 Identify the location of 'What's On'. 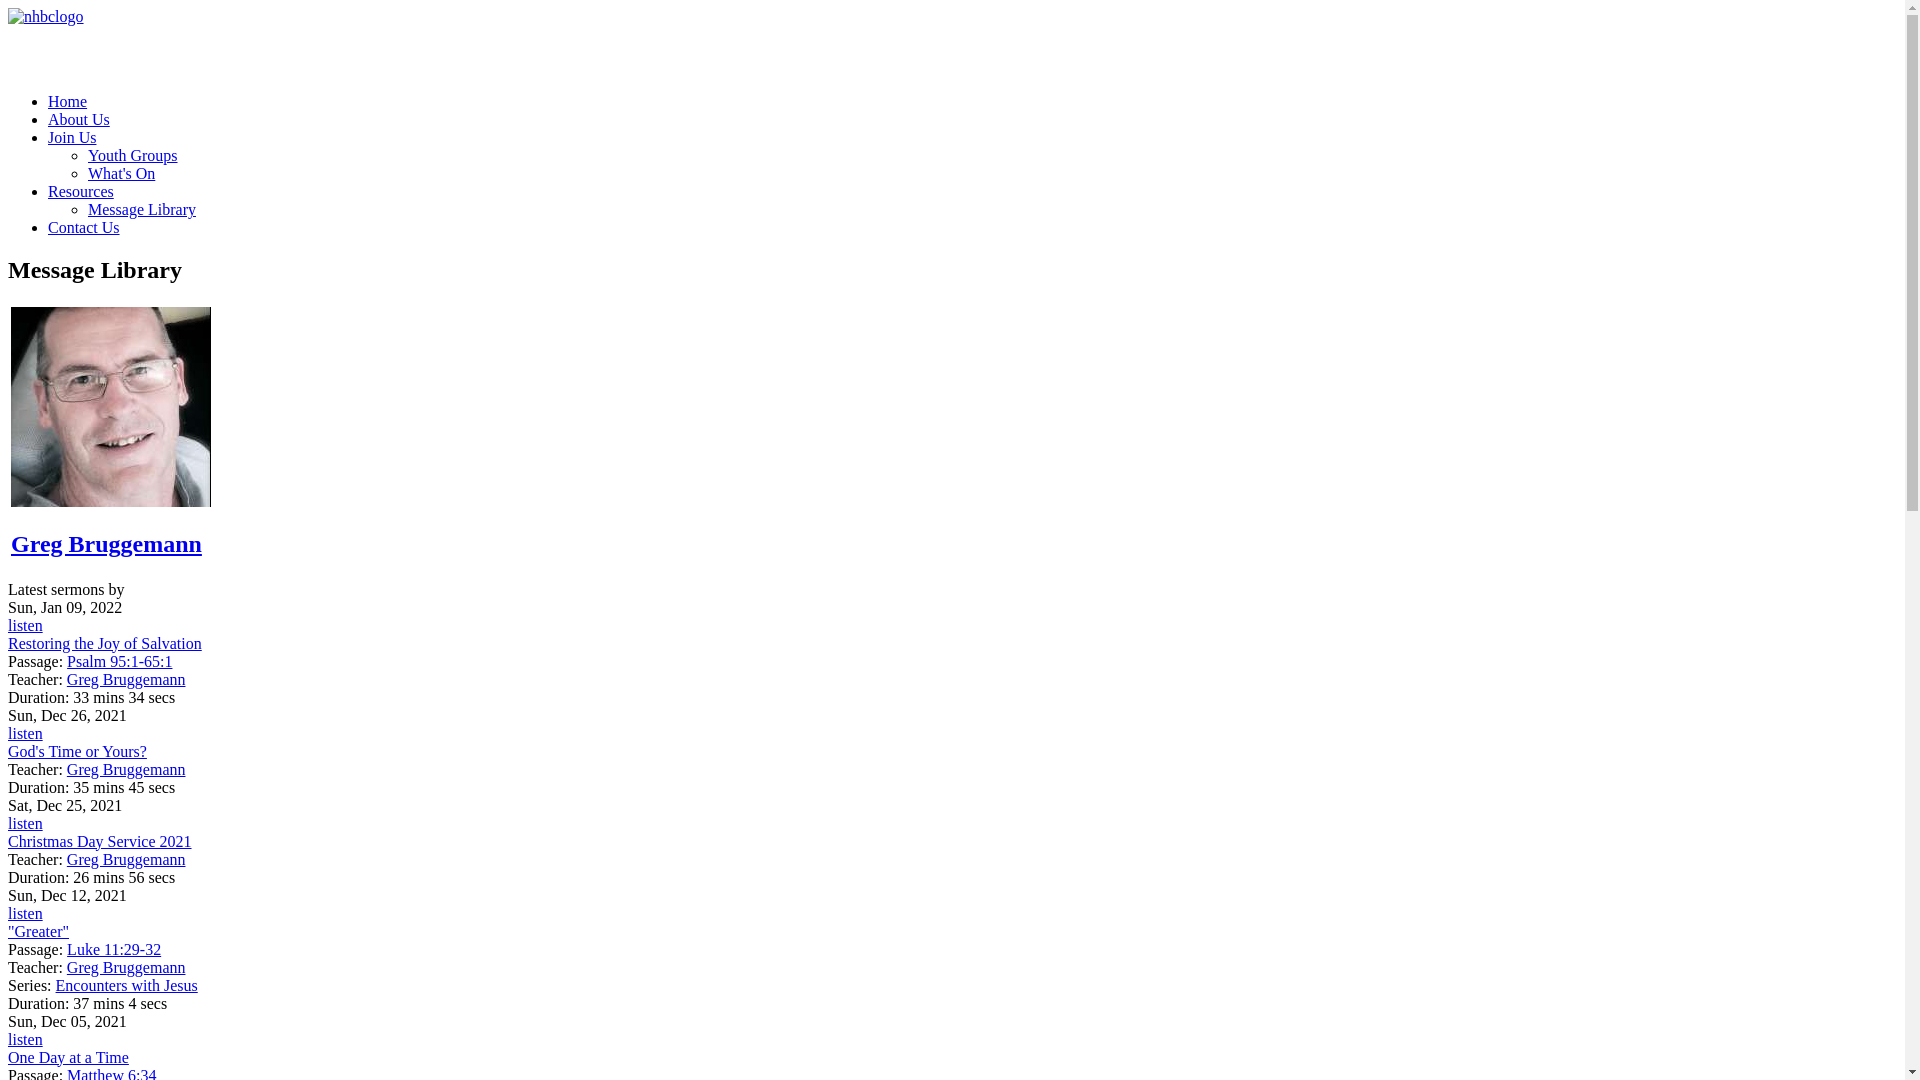
(120, 172).